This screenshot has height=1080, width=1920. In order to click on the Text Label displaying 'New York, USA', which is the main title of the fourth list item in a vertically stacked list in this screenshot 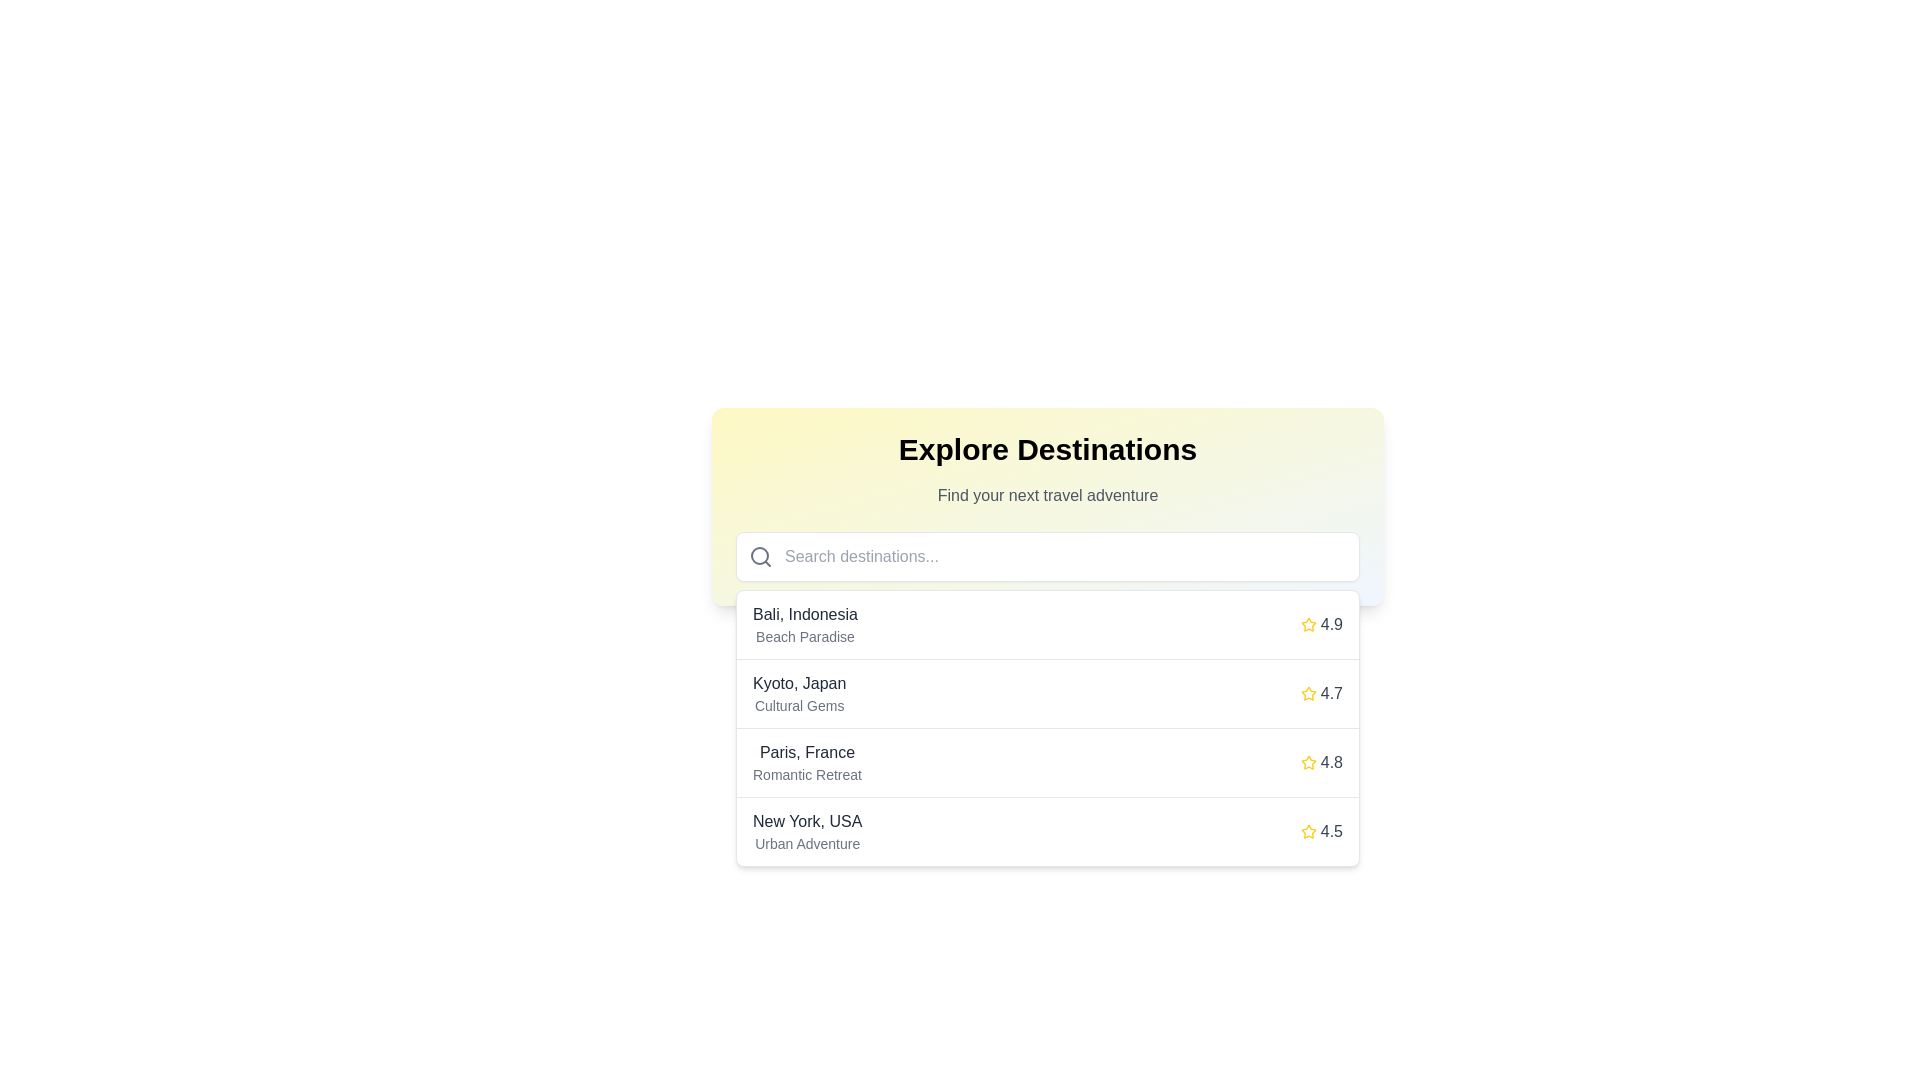, I will do `click(807, 821)`.